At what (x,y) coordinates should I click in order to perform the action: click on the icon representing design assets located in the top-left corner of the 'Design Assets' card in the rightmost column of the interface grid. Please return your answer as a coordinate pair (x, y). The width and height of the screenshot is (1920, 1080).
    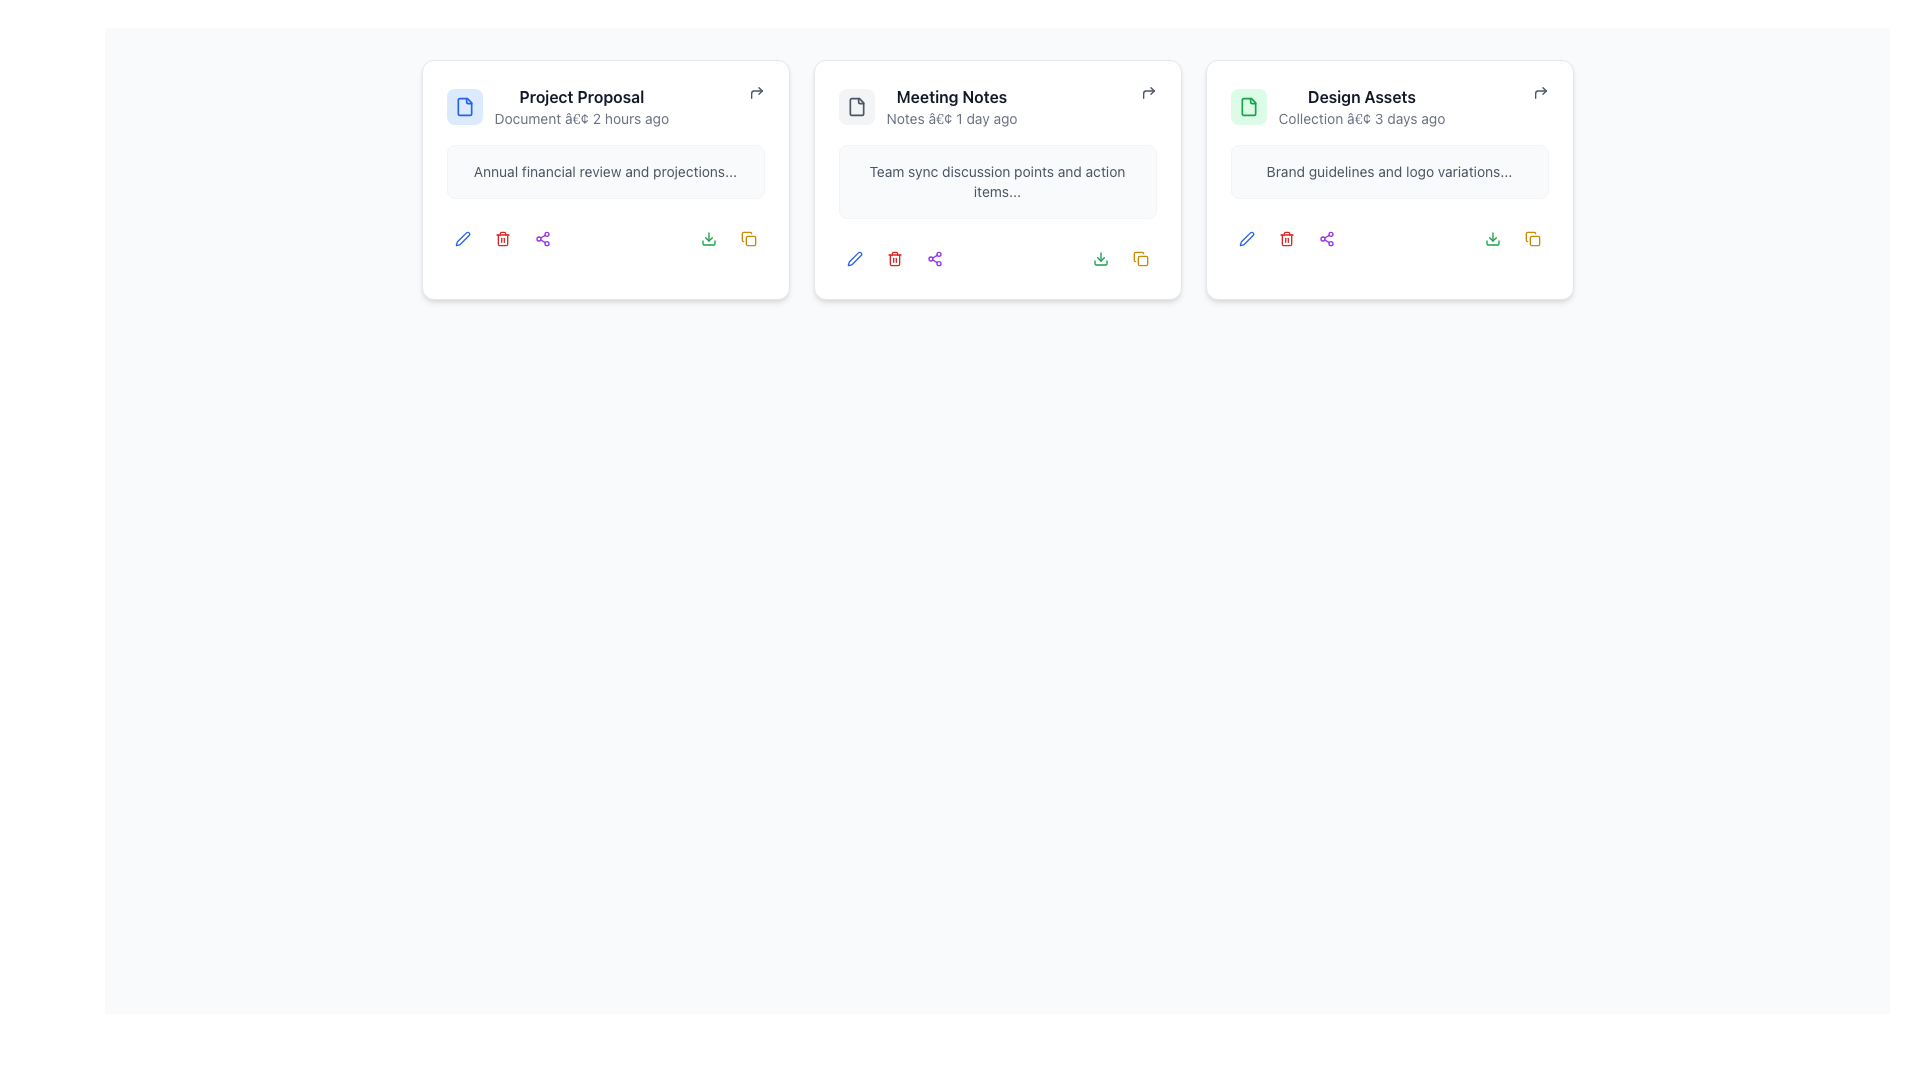
    Looking at the image, I should click on (1247, 107).